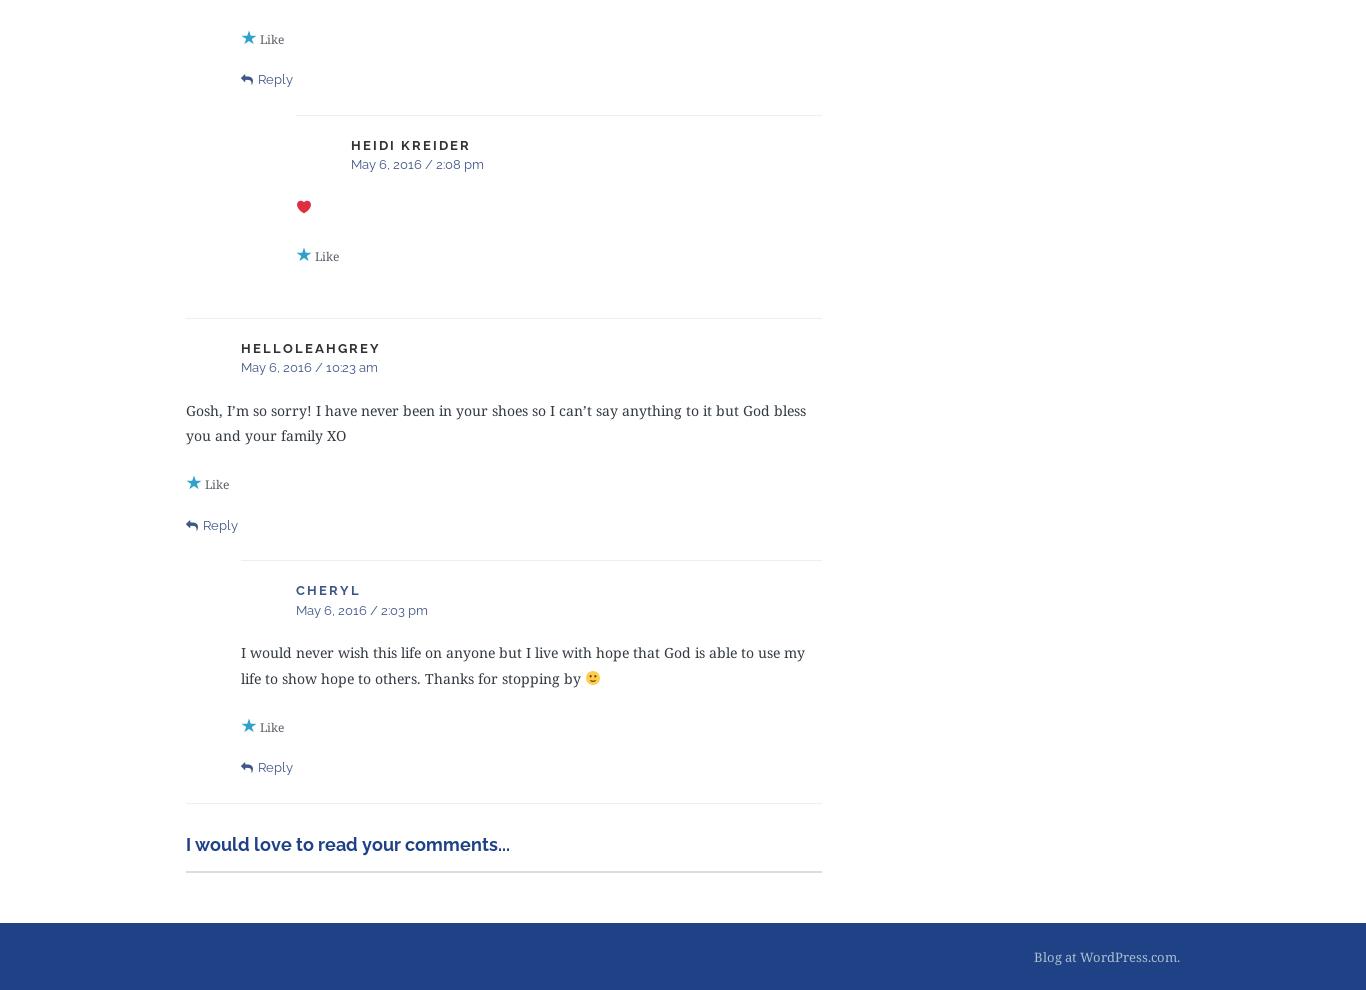 The height and width of the screenshot is (990, 1366). Describe the element at coordinates (523, 664) in the screenshot. I see `'I would never wish this life on anyone but I live with hope that God is able to use my life to show hope to others.  Thanks for stopping by'` at that location.